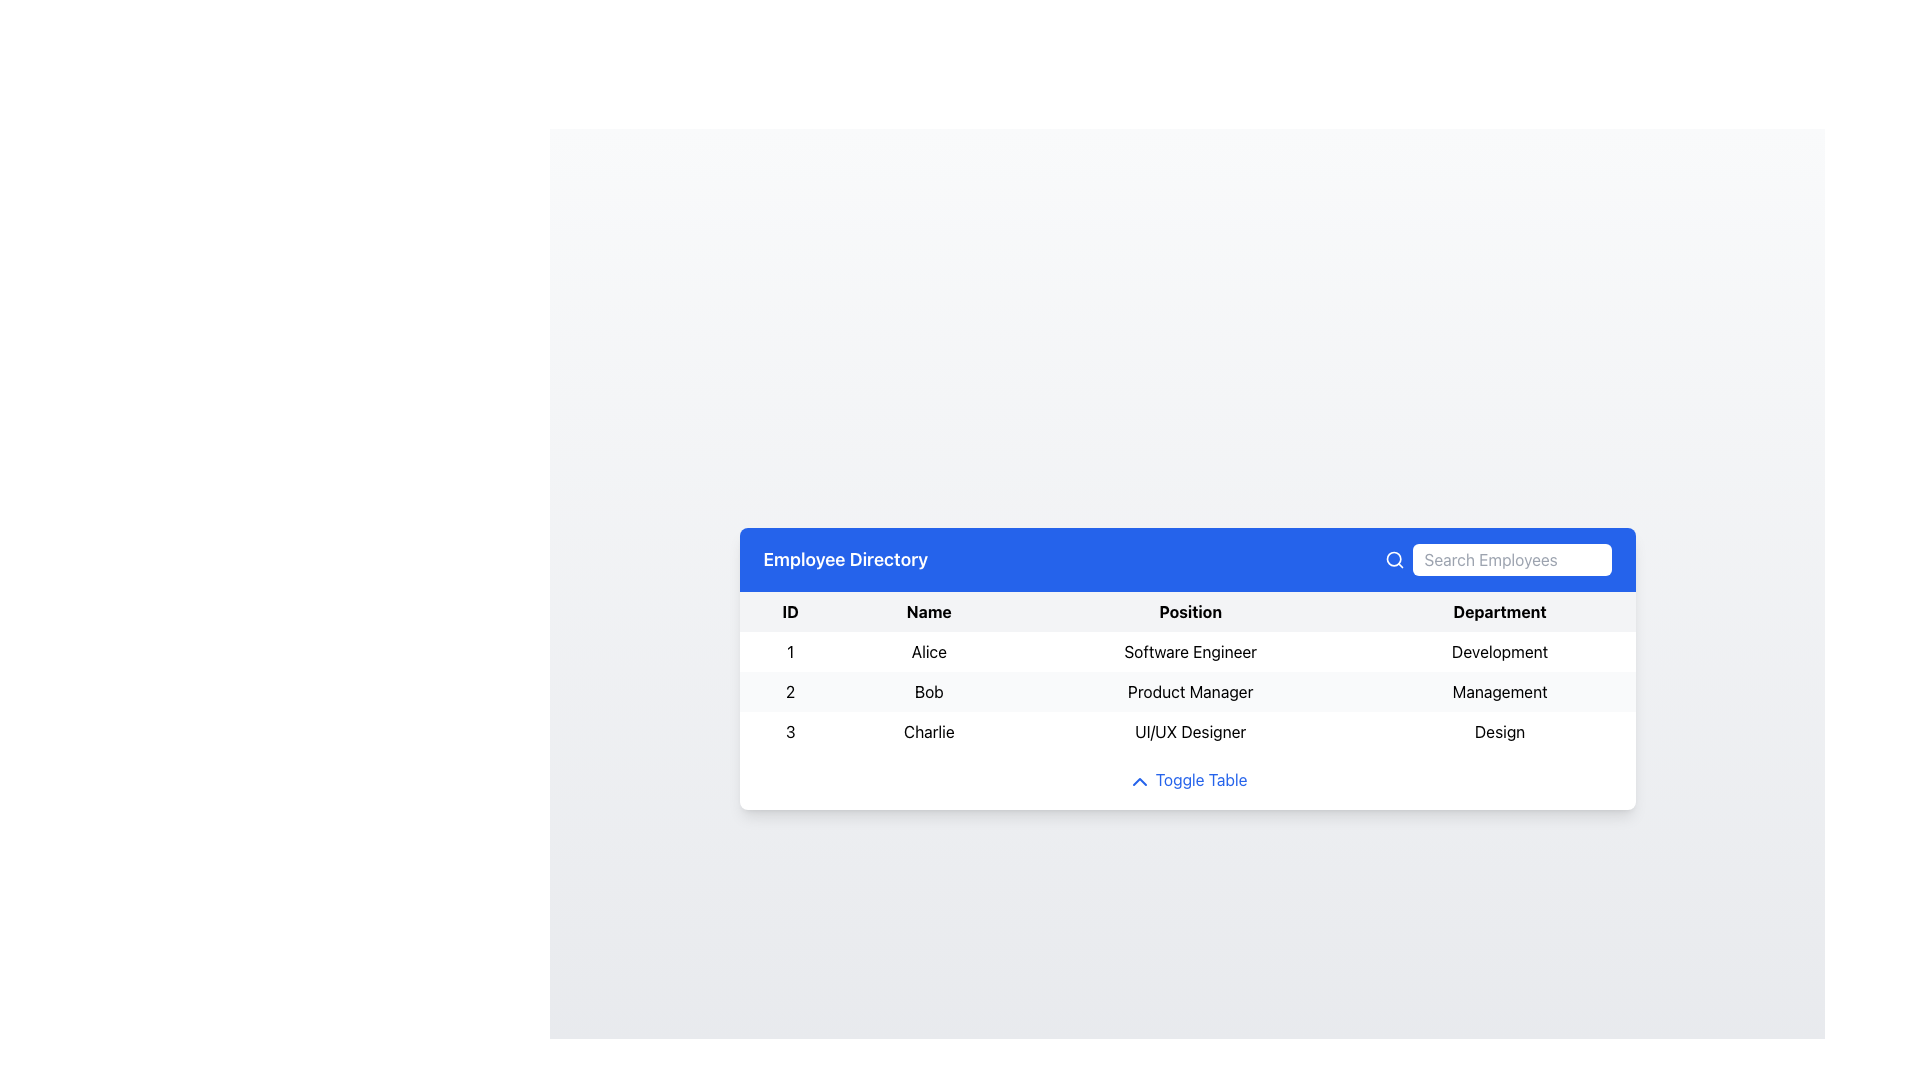 The image size is (1920, 1080). I want to click on the static text label displaying the name 'Charlie' in the second column of the third row of the 'Employee Directory' table, so click(928, 732).